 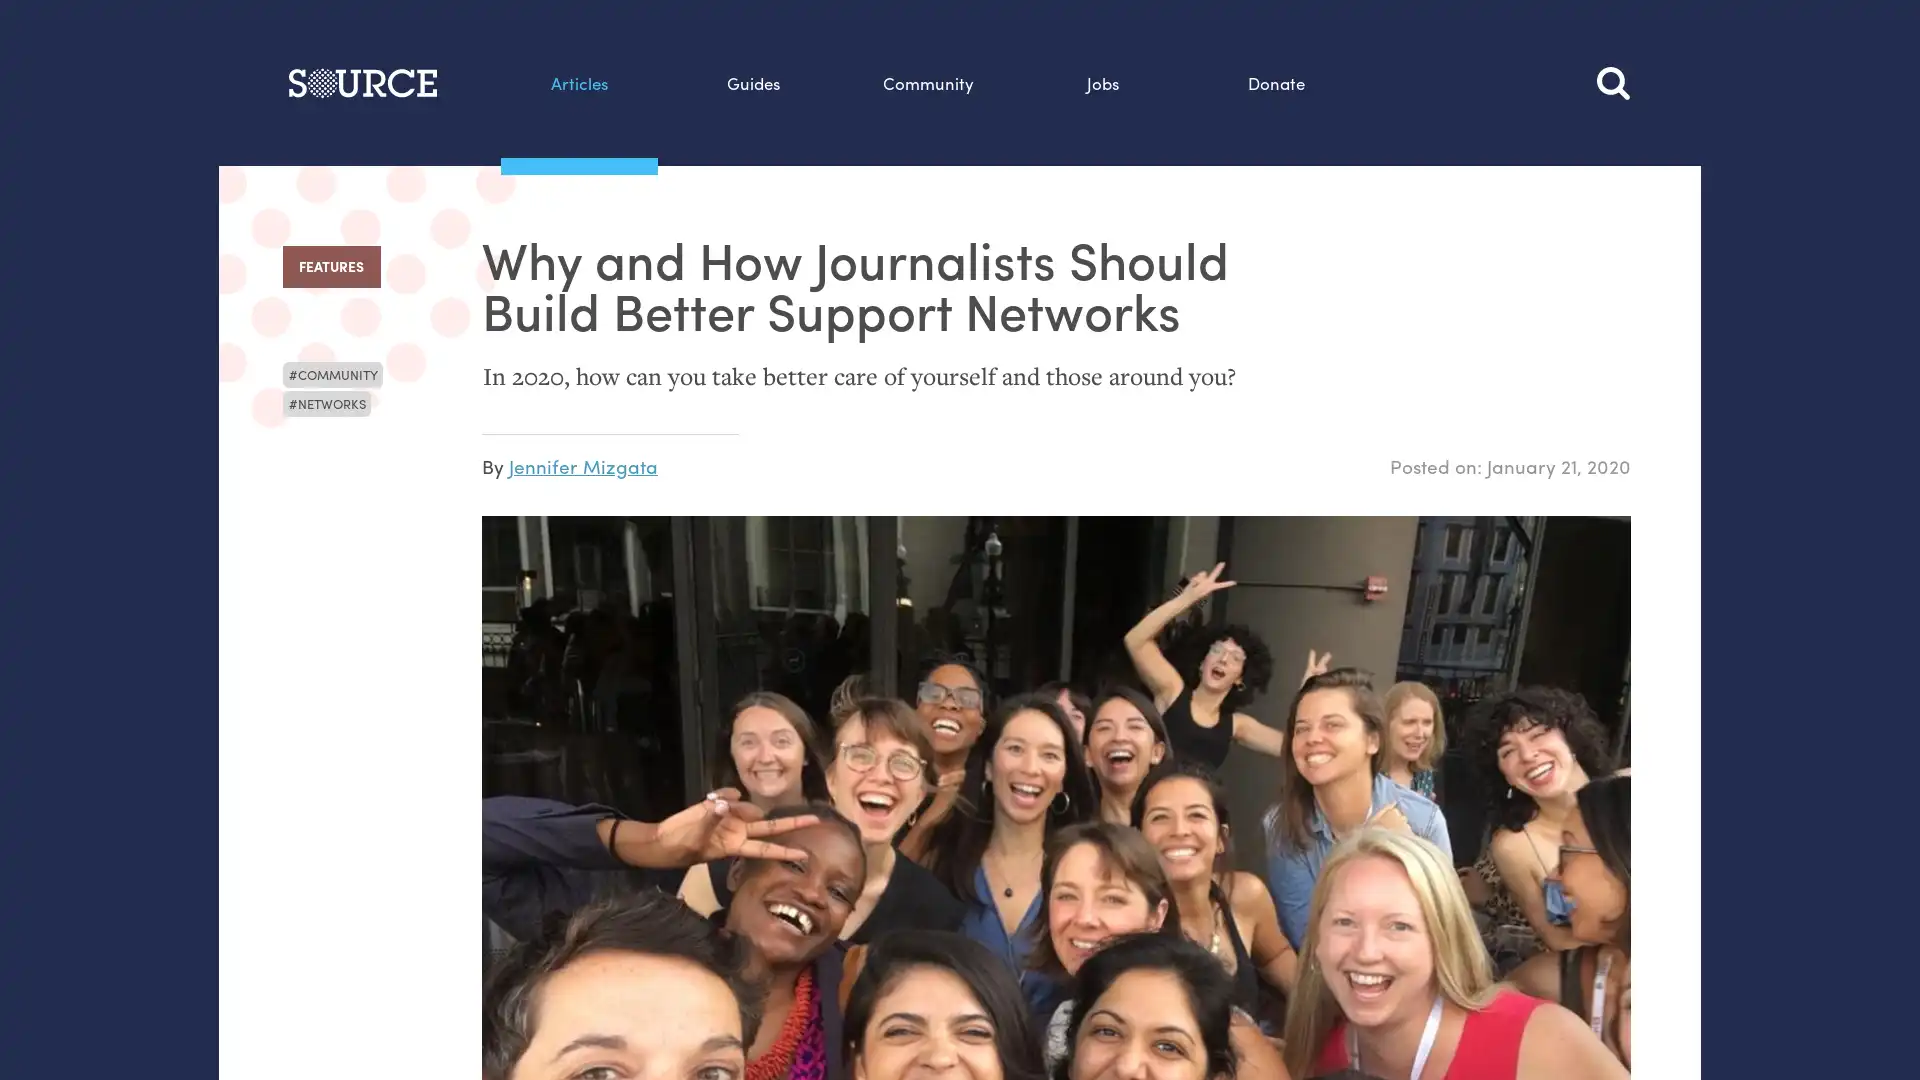 What do you see at coordinates (1612, 260) in the screenshot?
I see `Search` at bounding box center [1612, 260].